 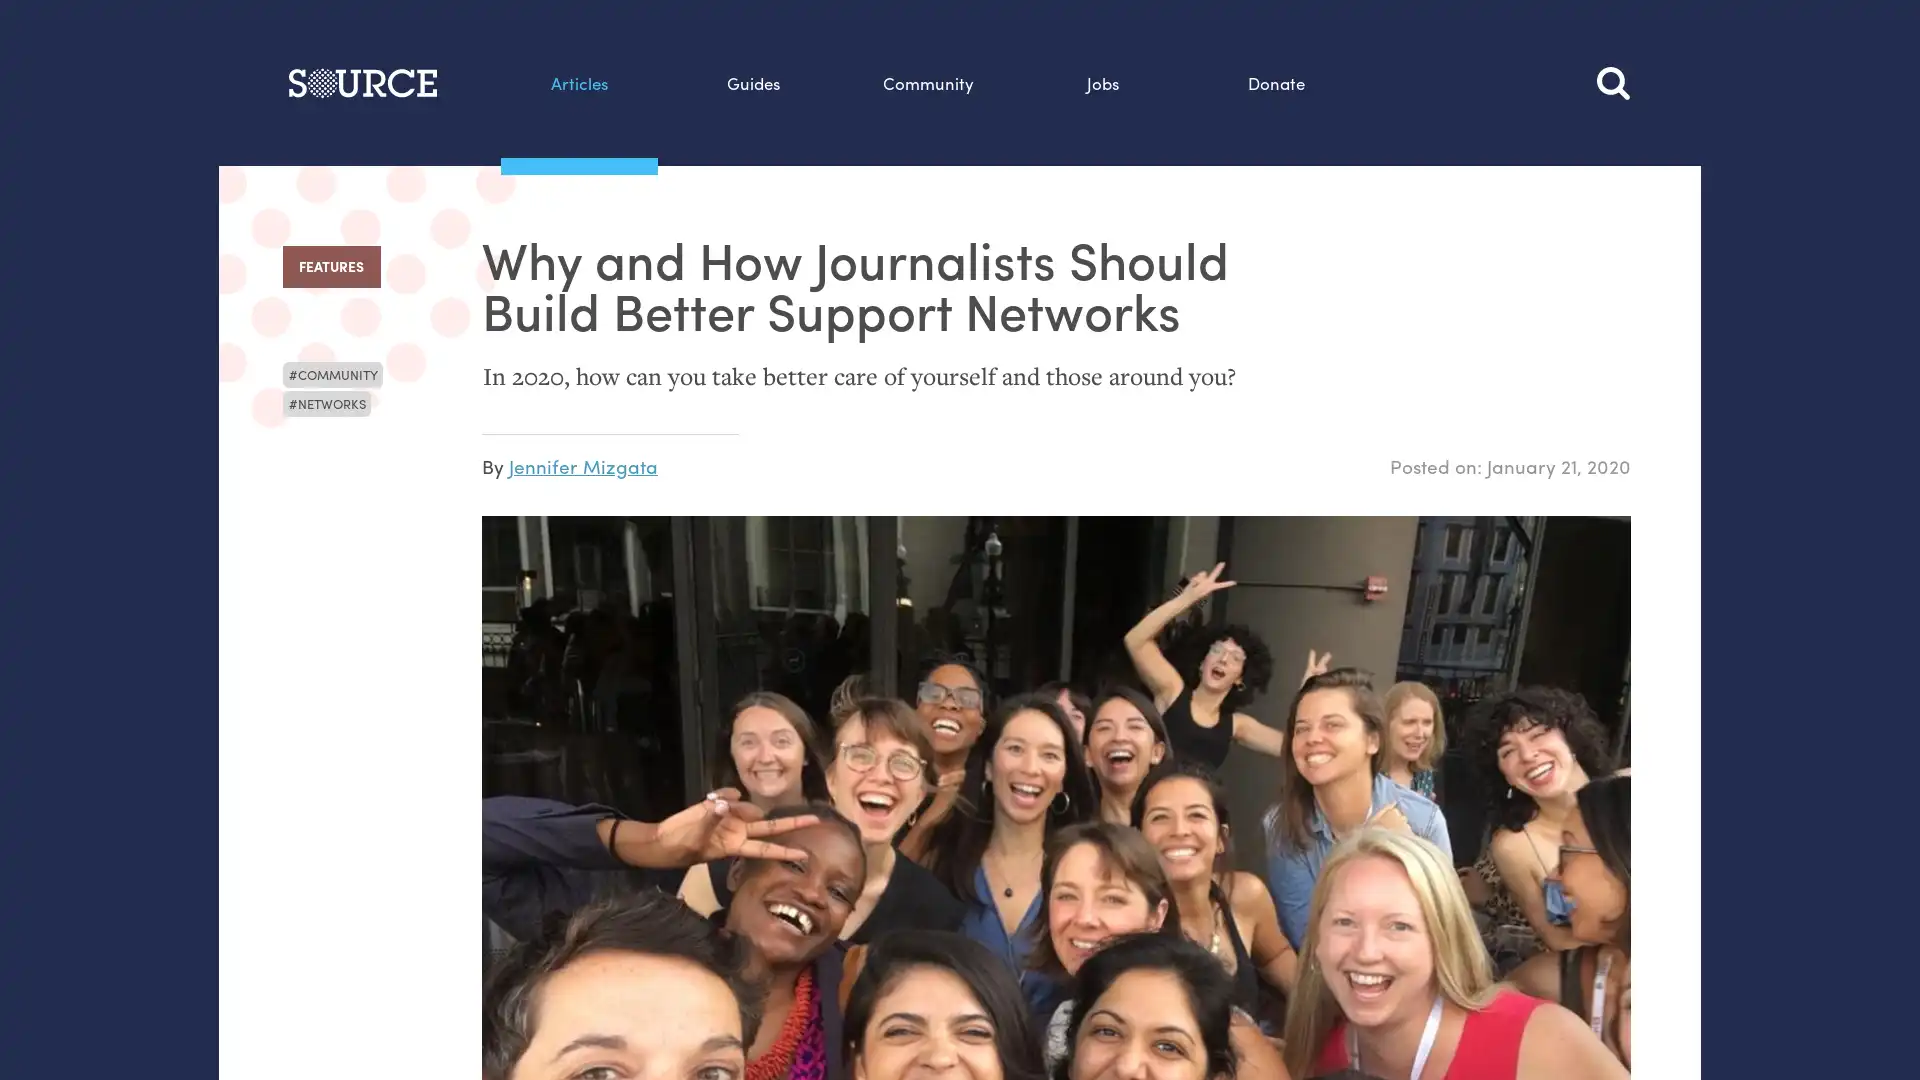 What do you see at coordinates (1612, 260) in the screenshot?
I see `Search` at bounding box center [1612, 260].